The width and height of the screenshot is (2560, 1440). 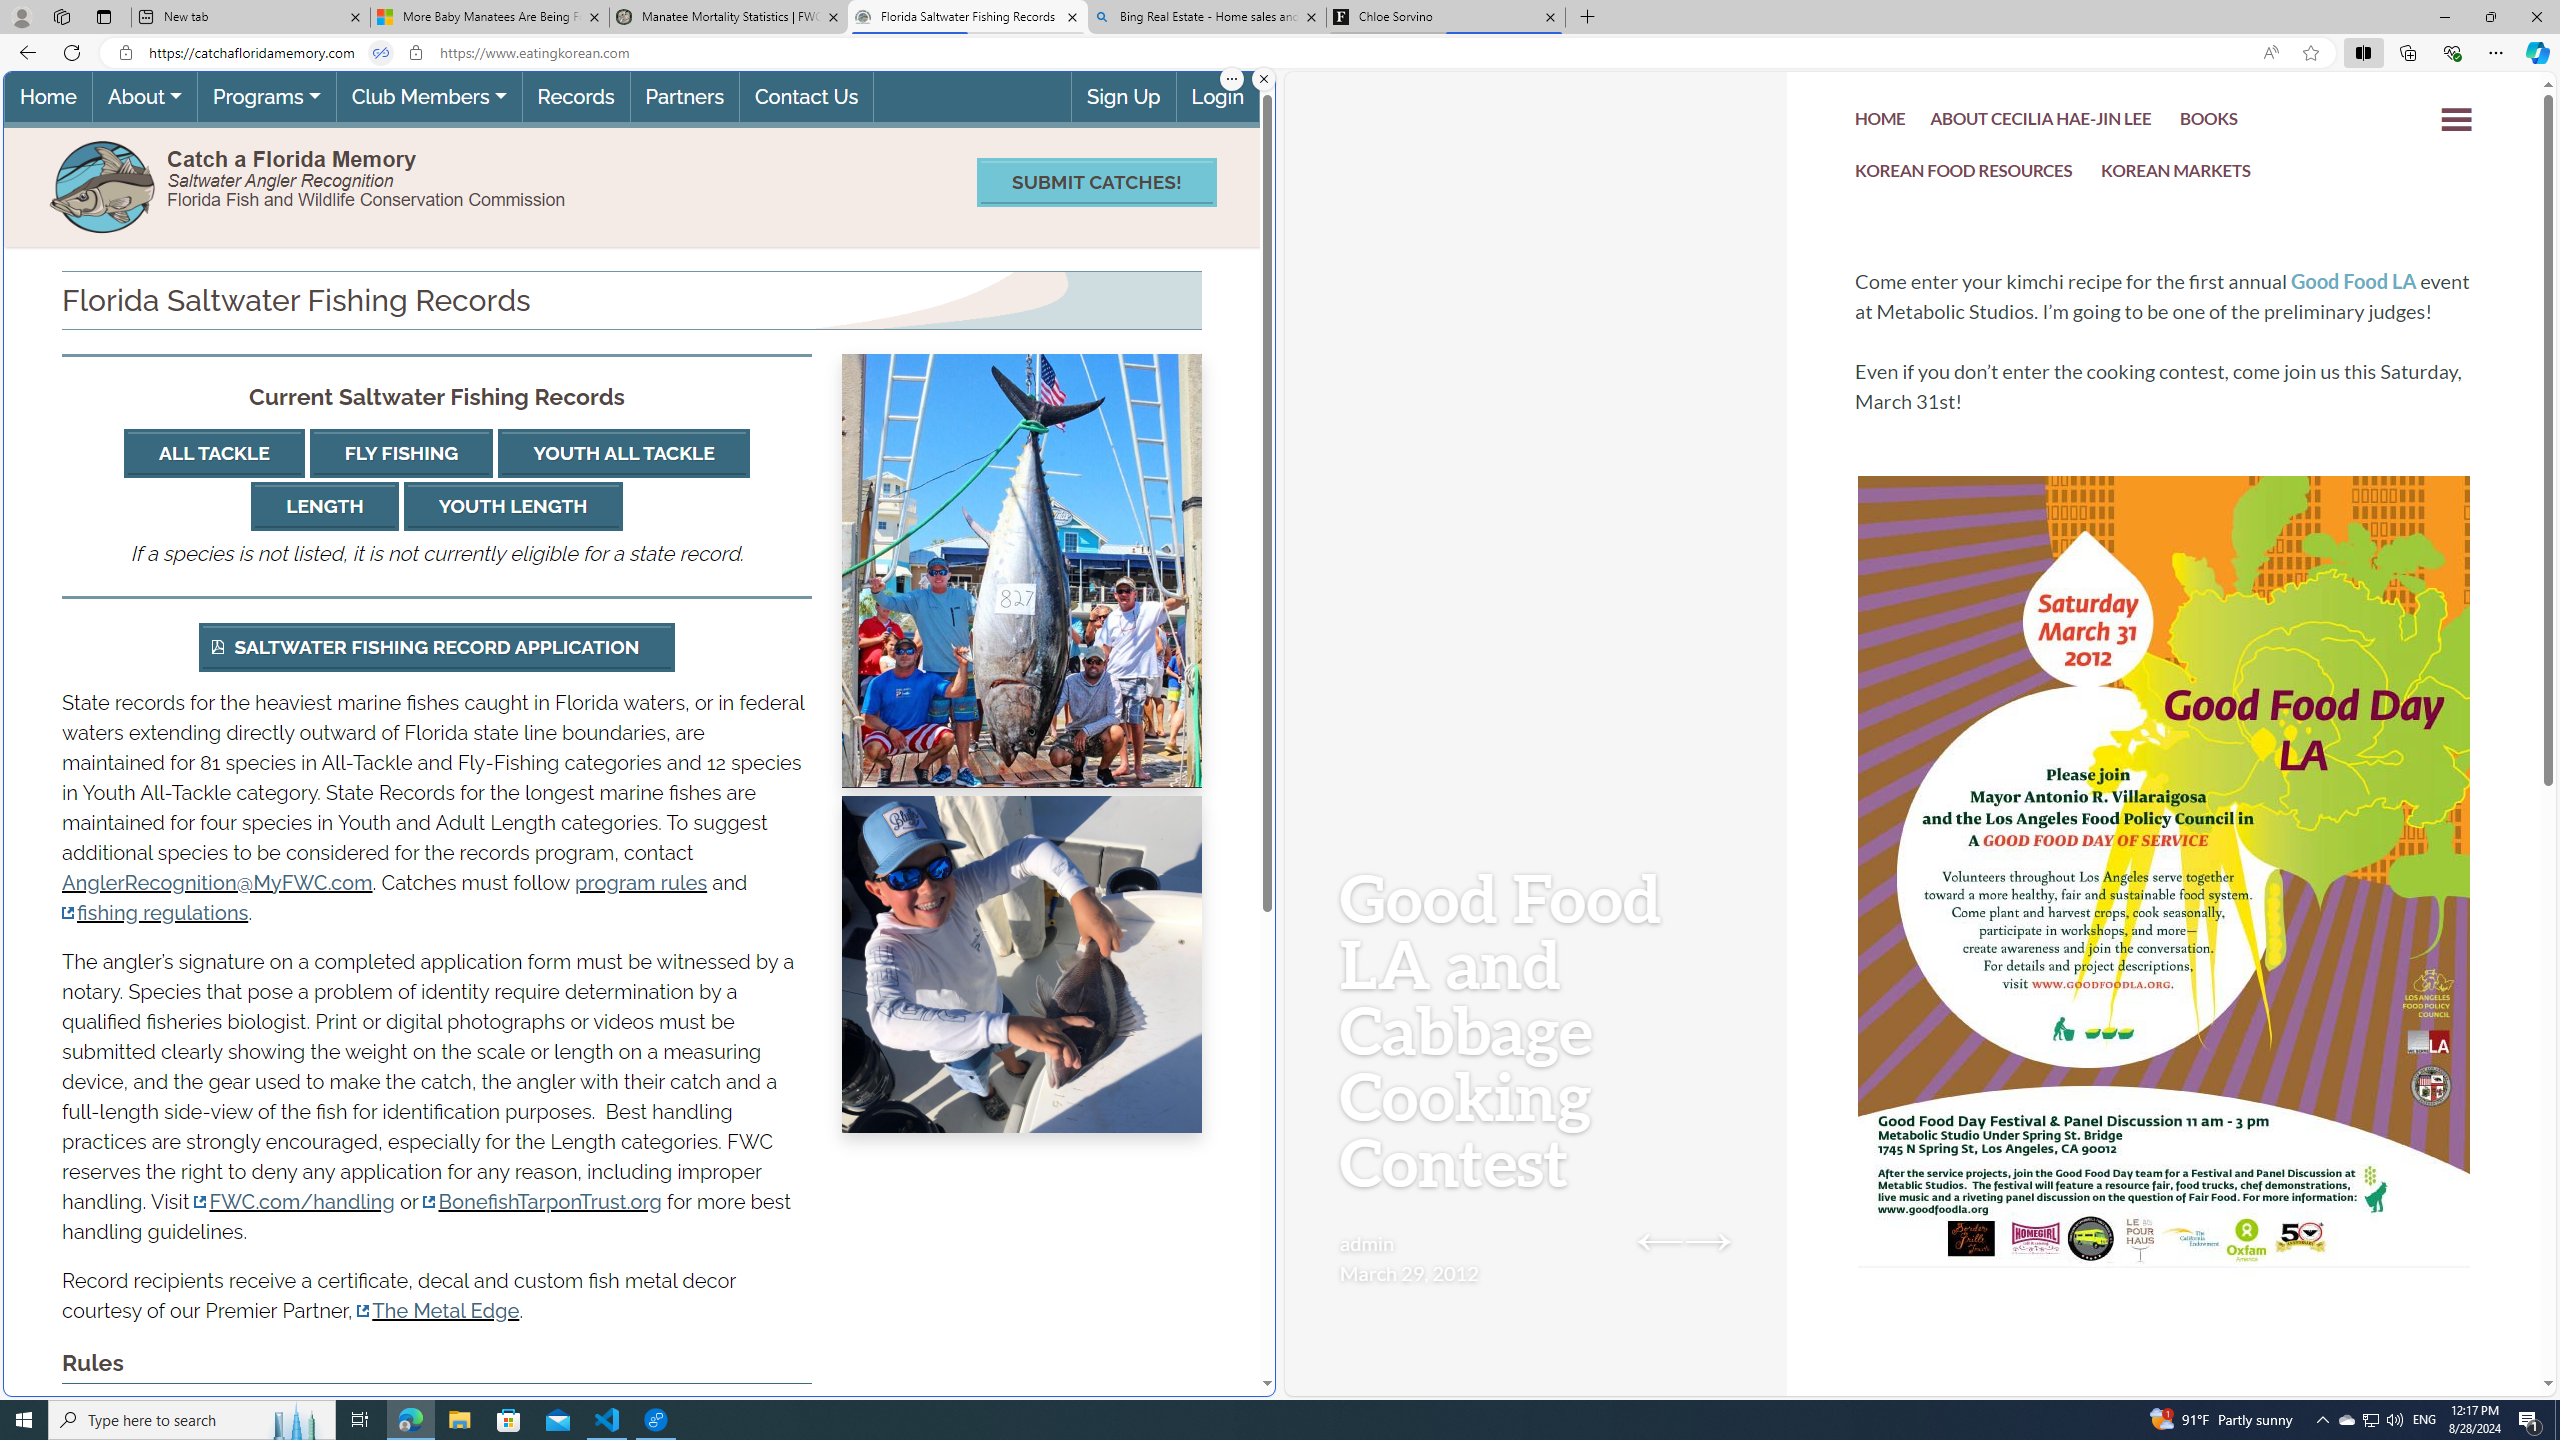 What do you see at coordinates (511, 505) in the screenshot?
I see `'YOUTH LENGTH'` at bounding box center [511, 505].